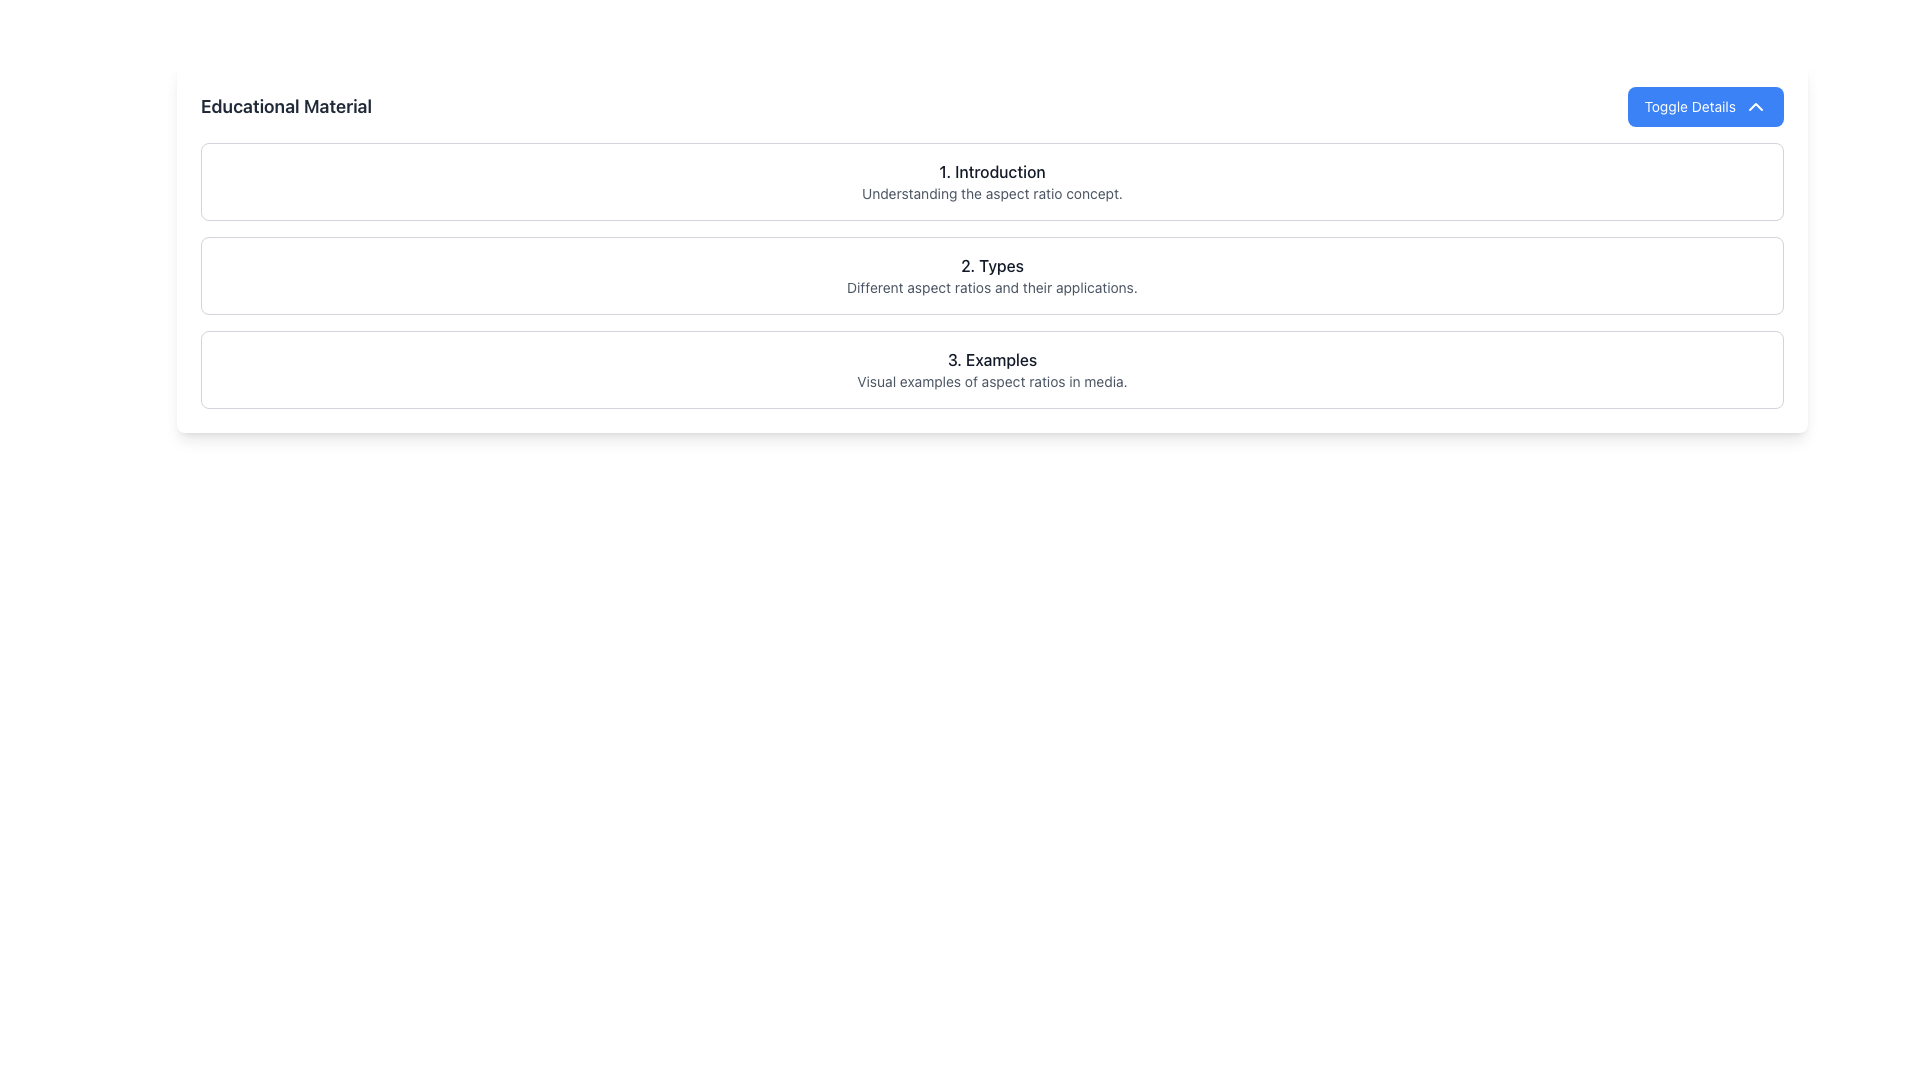 This screenshot has width=1920, height=1080. I want to click on the chevron-up icon located on the right end of the 'Toggle Details' button, so click(1755, 107).